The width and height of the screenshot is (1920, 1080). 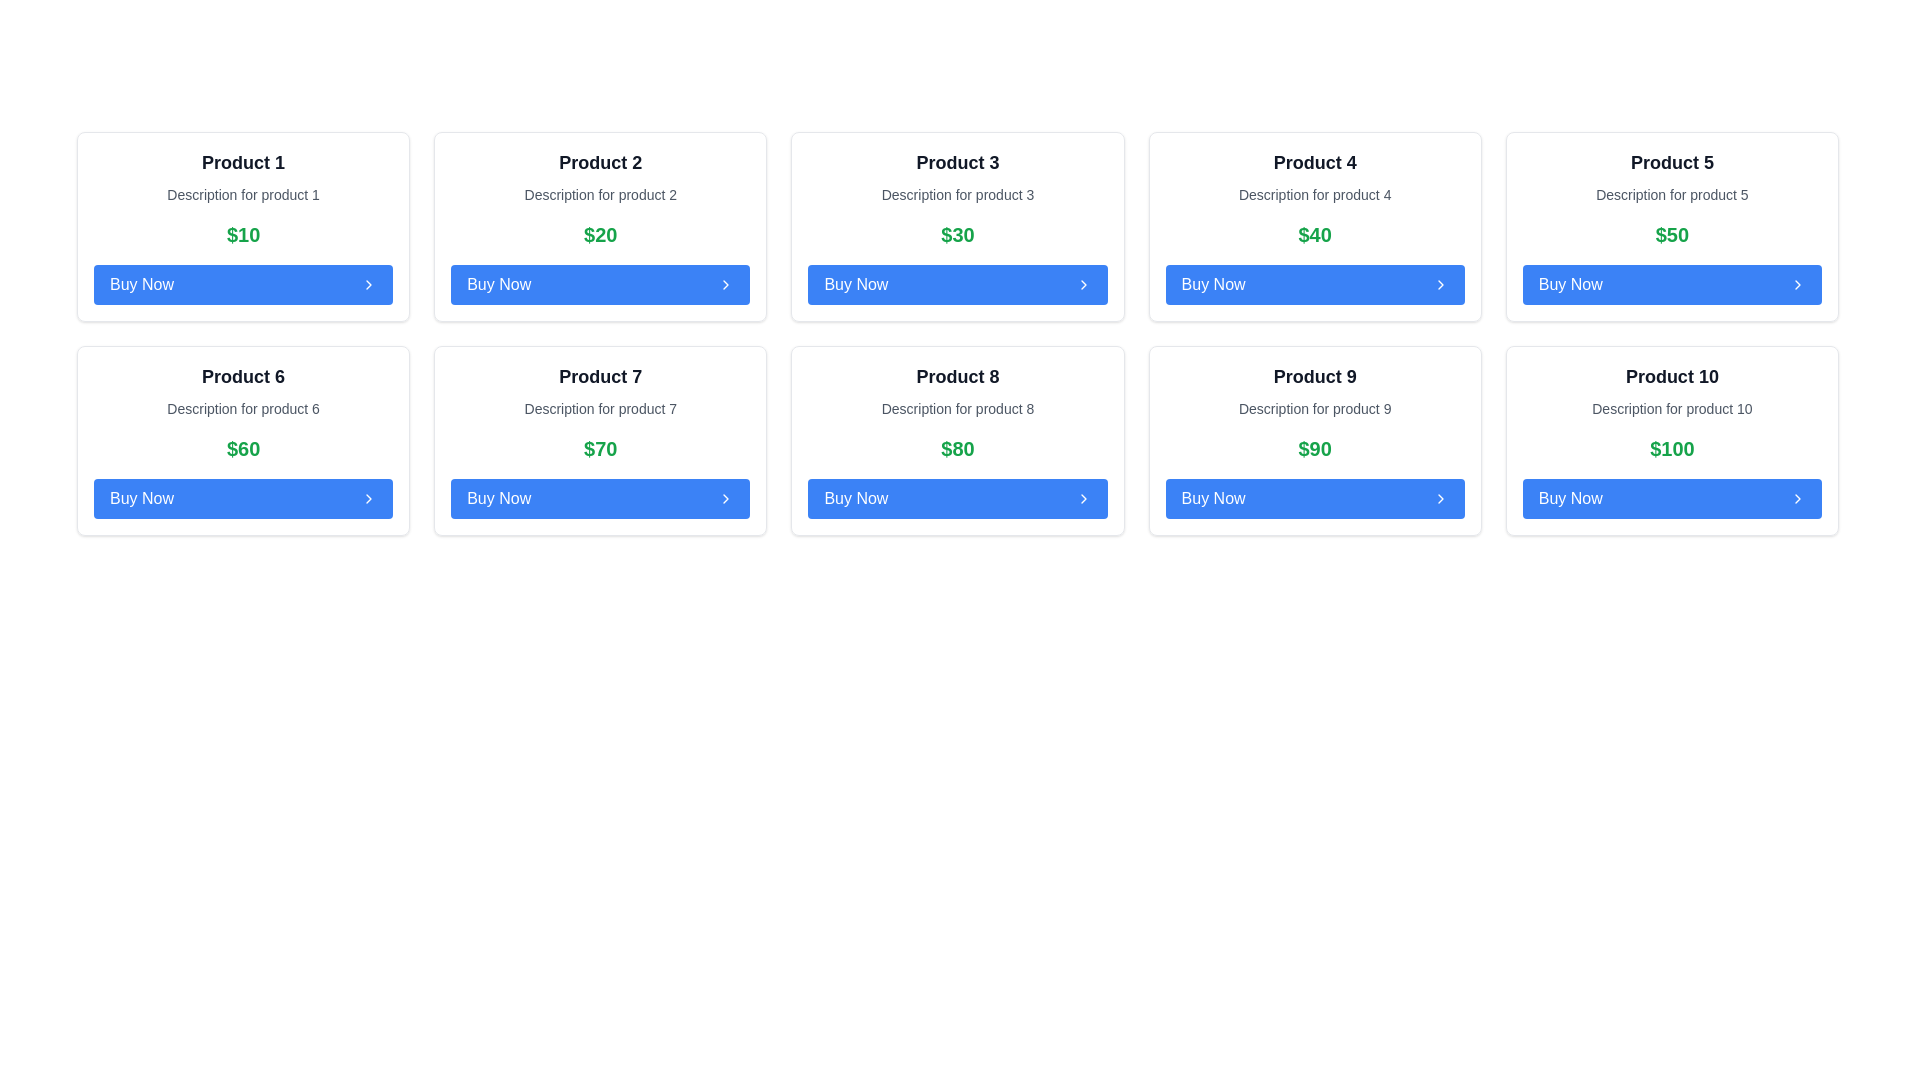 I want to click on the price text label of 'Product 3', which displays '$30' and is located below the product description and above the 'Buy Now' button, so click(x=957, y=234).